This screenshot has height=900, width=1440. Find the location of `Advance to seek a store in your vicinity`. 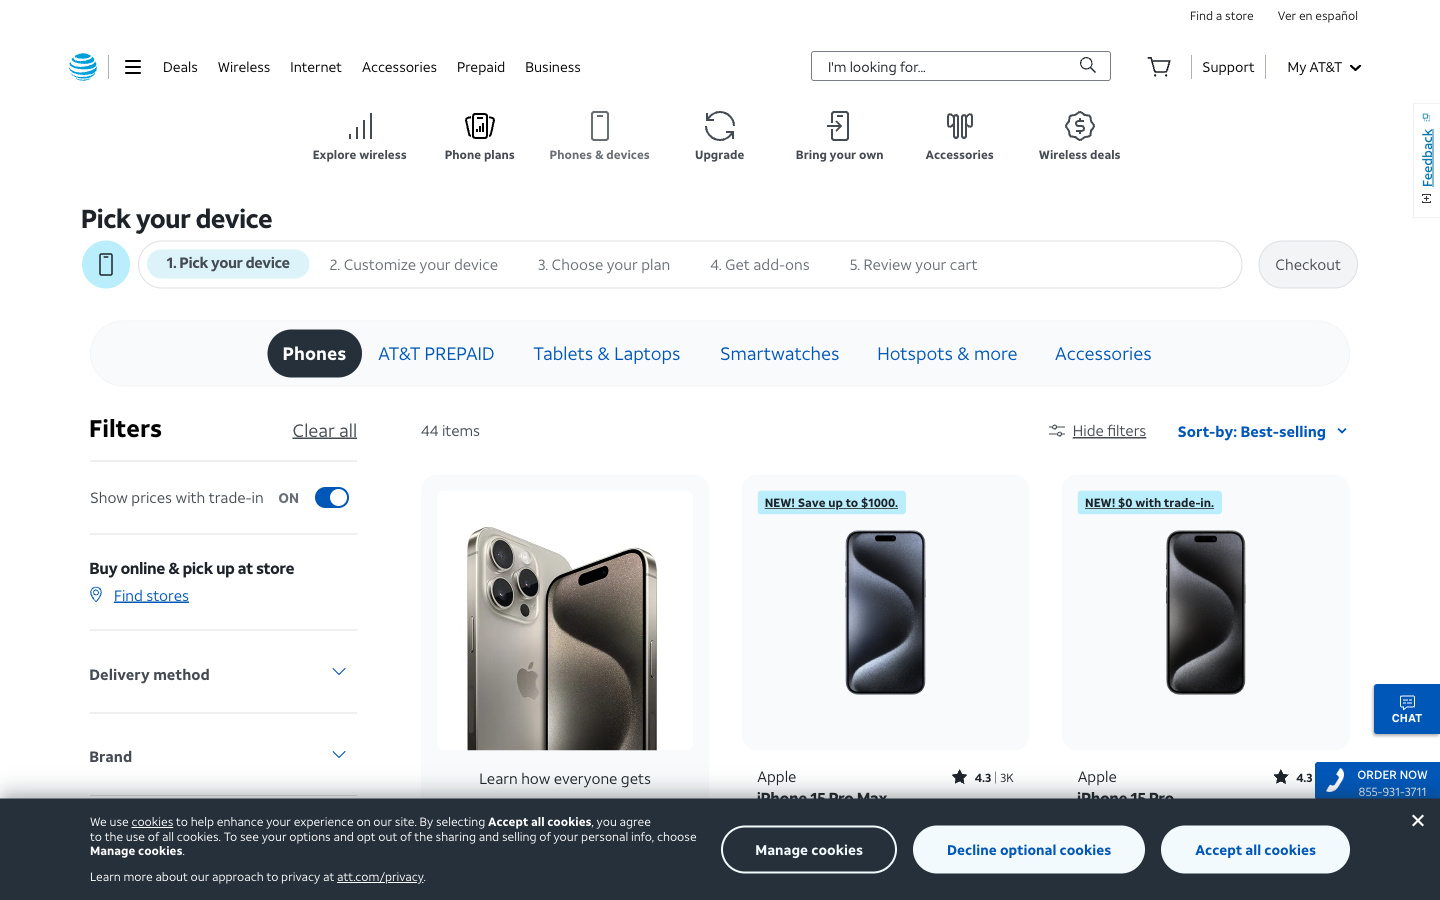

Advance to seek a store in your vicinity is located at coordinates (1220, 14).